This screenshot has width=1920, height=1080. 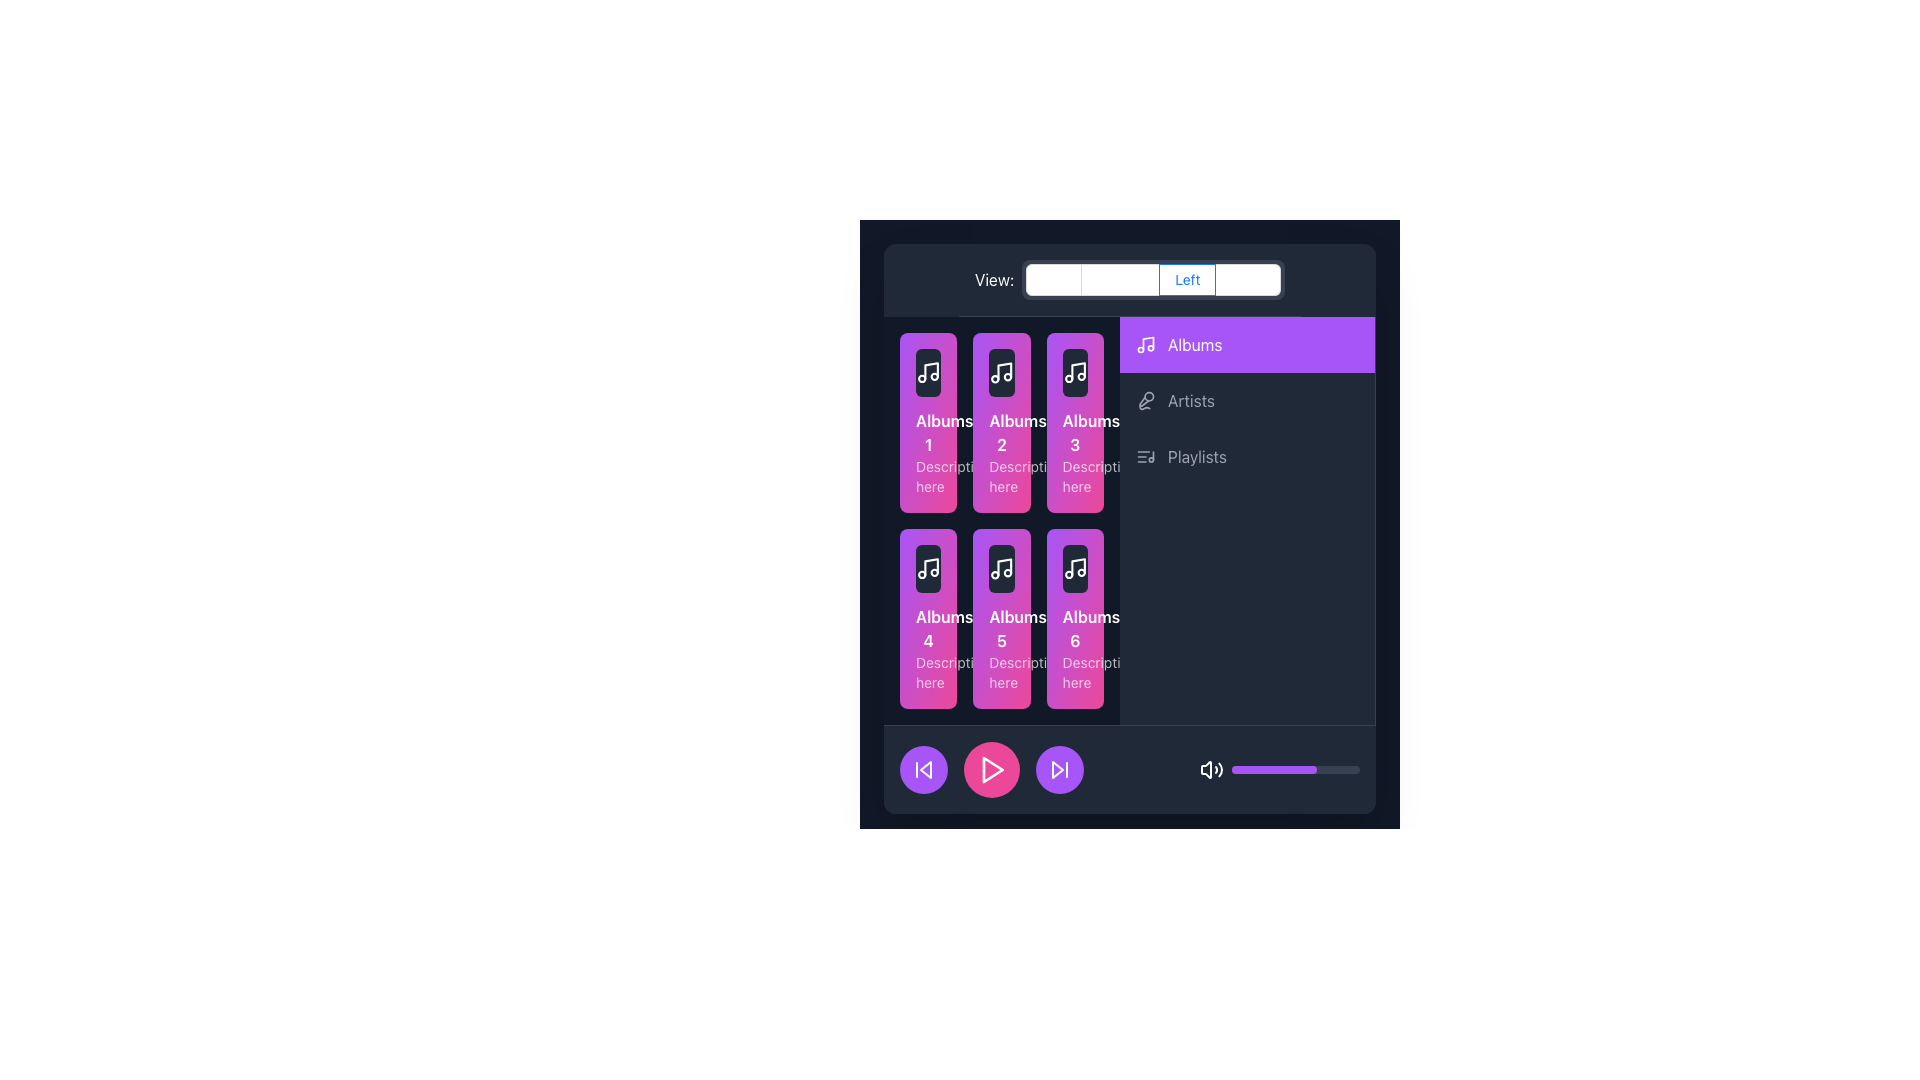 What do you see at coordinates (1005, 567) in the screenshot?
I see `the vertical line of the music note icon located in the fifth album card on the second row of the album grid in the left section of the application` at bounding box center [1005, 567].